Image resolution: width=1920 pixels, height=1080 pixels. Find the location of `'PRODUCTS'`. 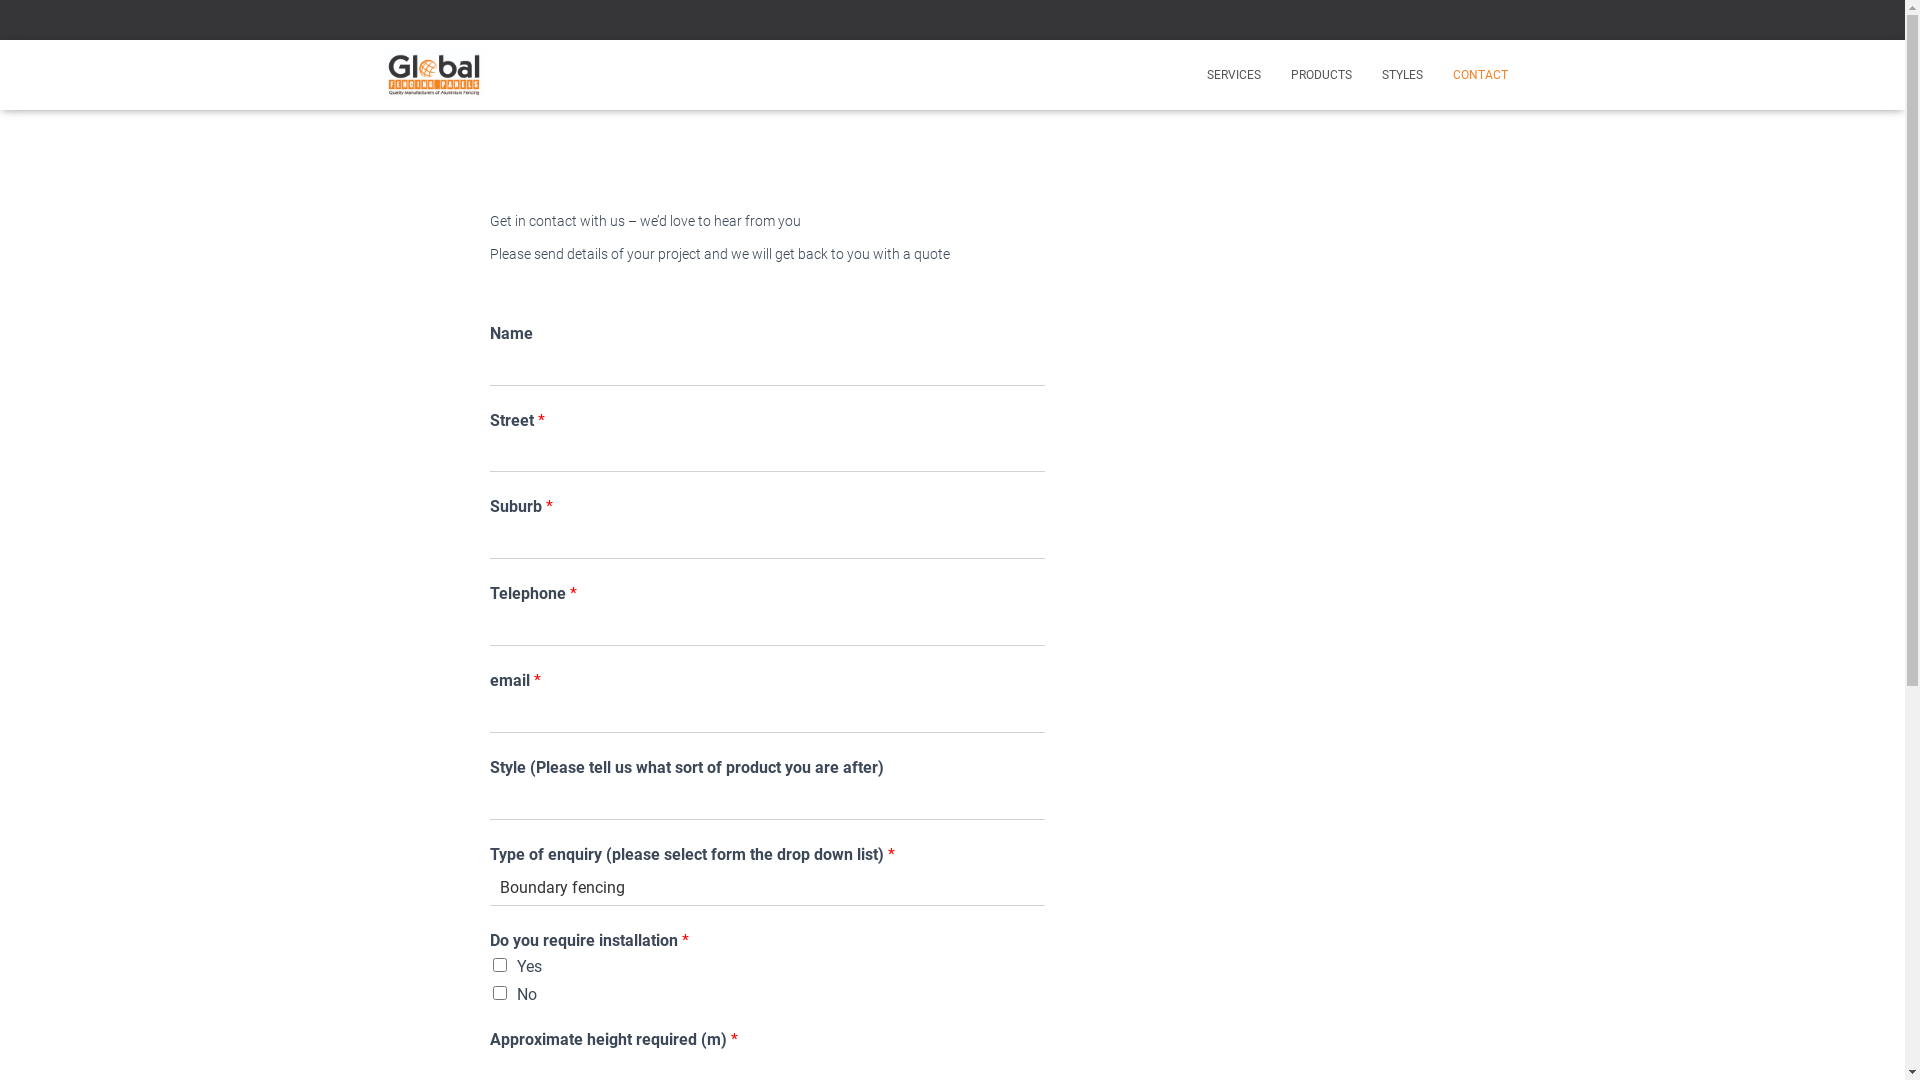

'PRODUCTS' is located at coordinates (1321, 73).